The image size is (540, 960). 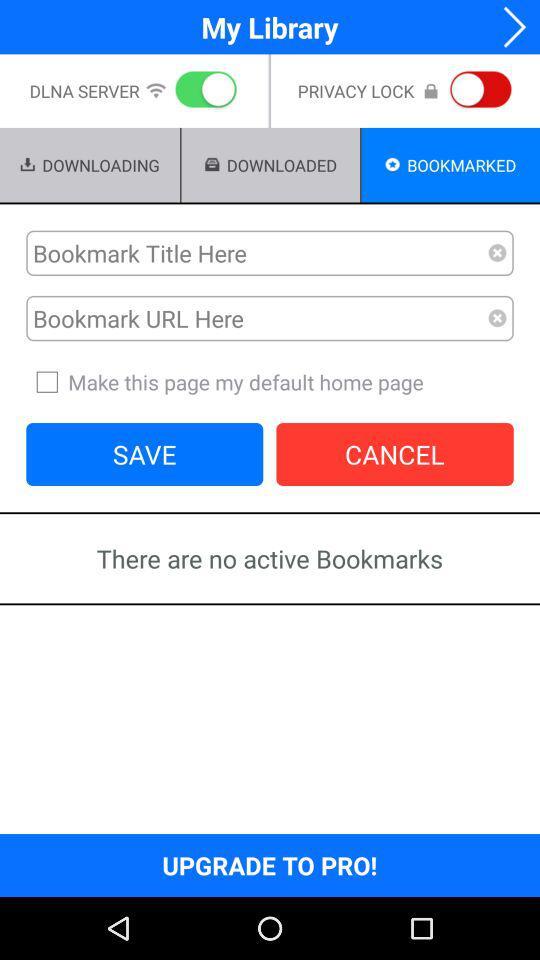 What do you see at coordinates (496, 318) in the screenshot?
I see `remove url` at bounding box center [496, 318].